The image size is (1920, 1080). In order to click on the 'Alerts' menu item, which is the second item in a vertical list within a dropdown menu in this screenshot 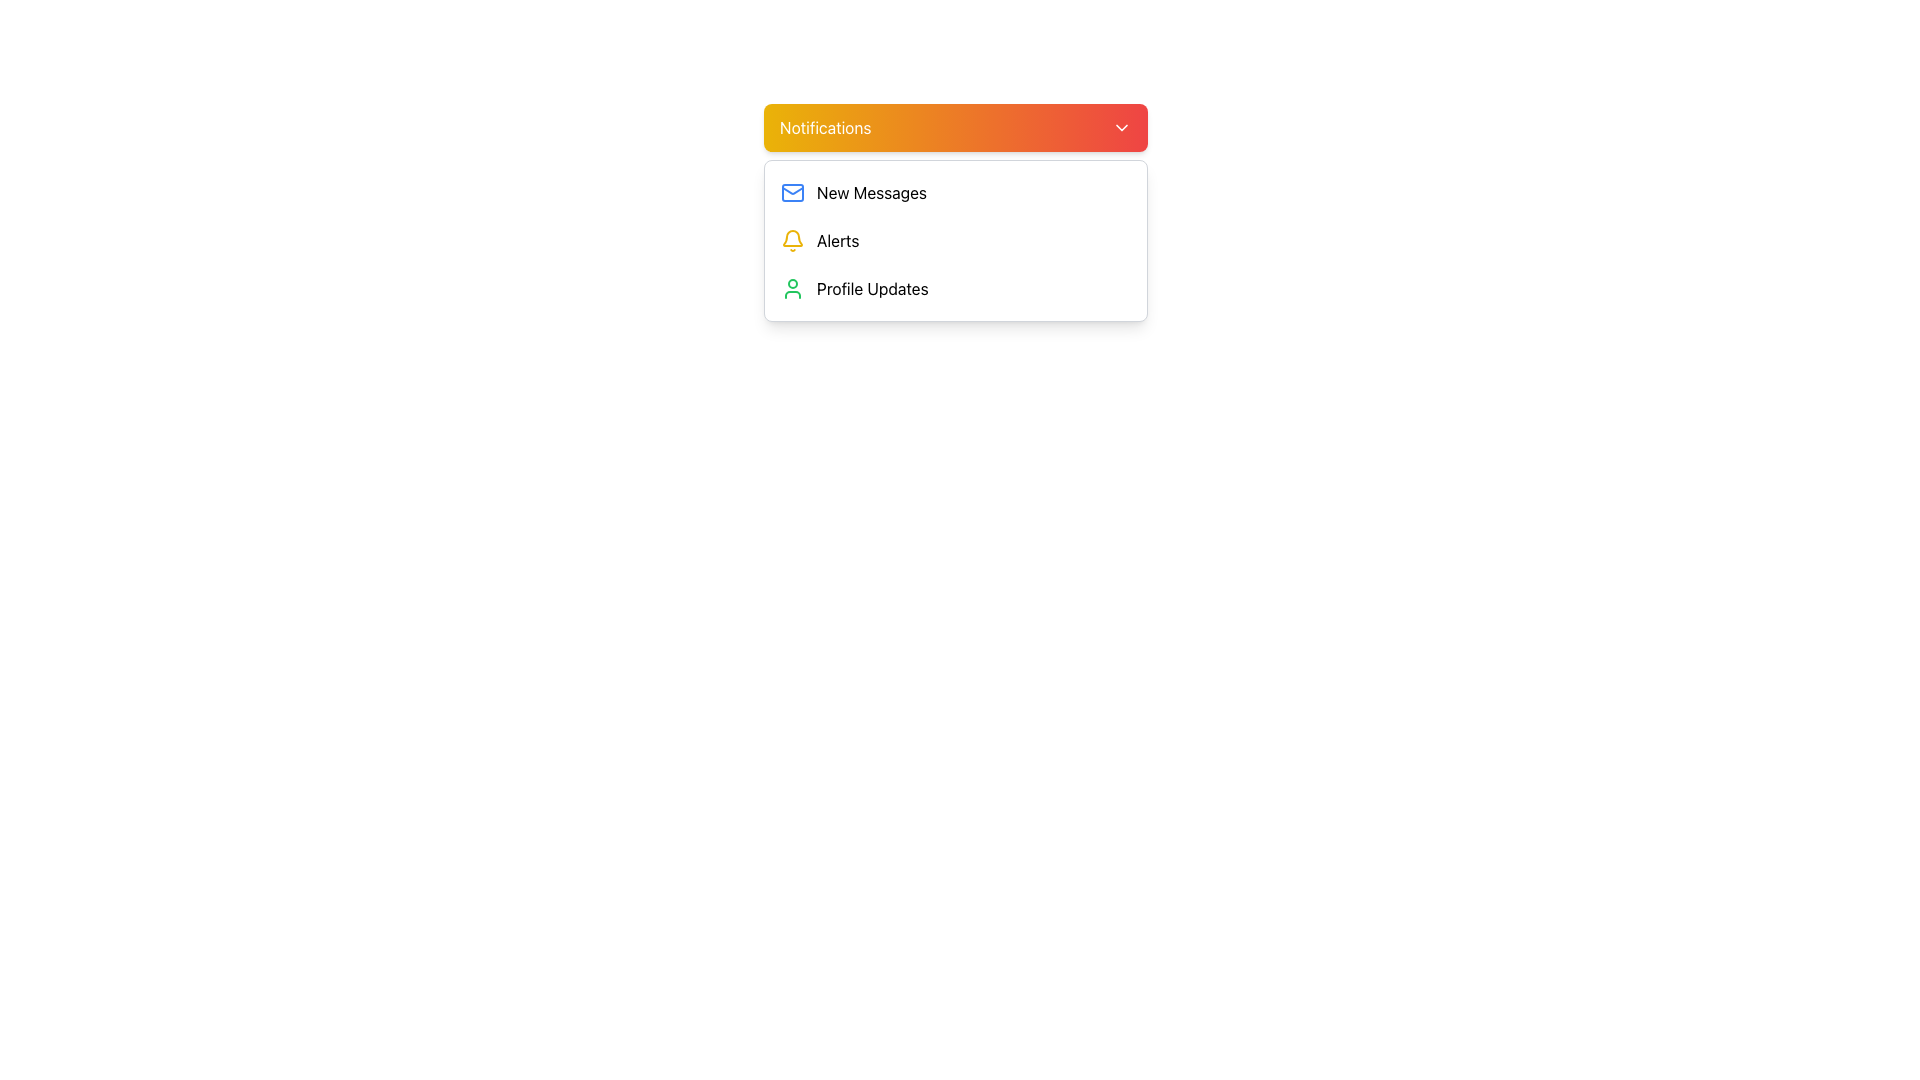, I will do `click(954, 239)`.